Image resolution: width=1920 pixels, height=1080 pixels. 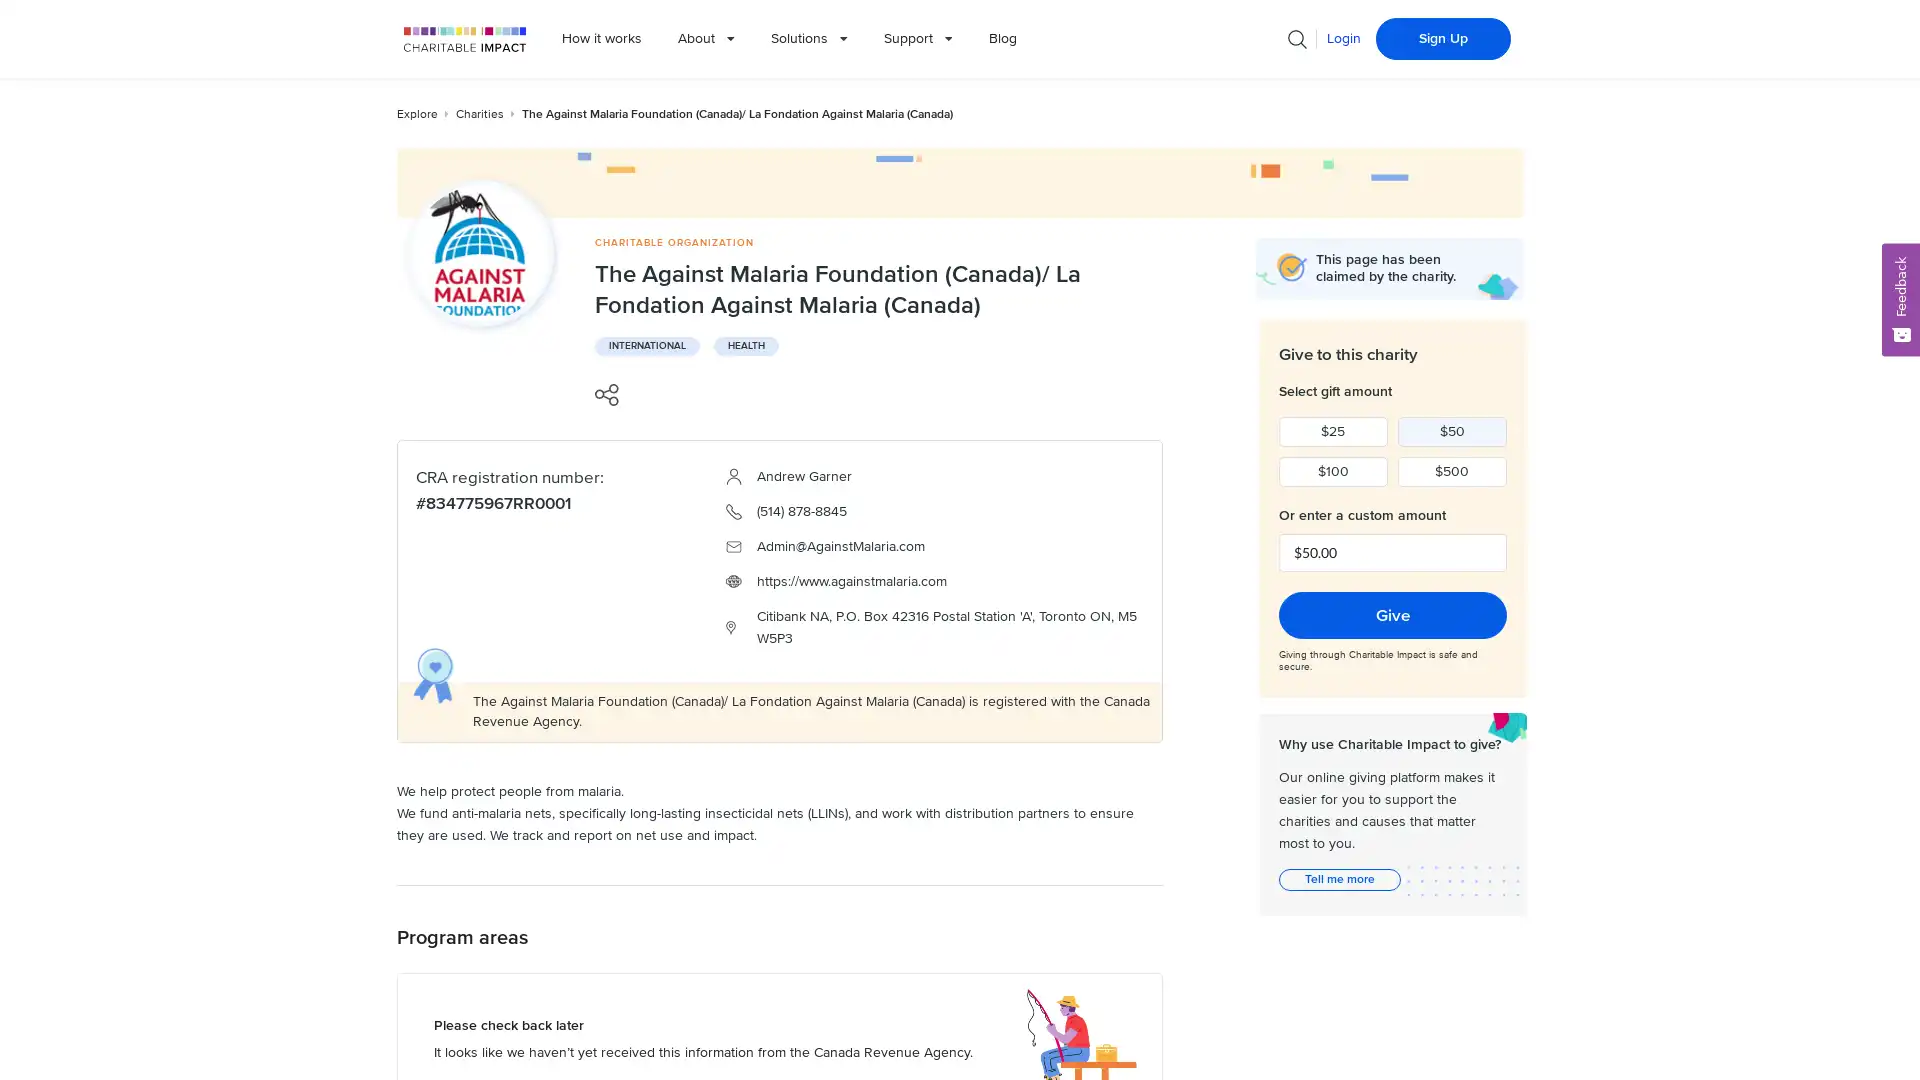 What do you see at coordinates (1451, 470) in the screenshot?
I see `$500` at bounding box center [1451, 470].